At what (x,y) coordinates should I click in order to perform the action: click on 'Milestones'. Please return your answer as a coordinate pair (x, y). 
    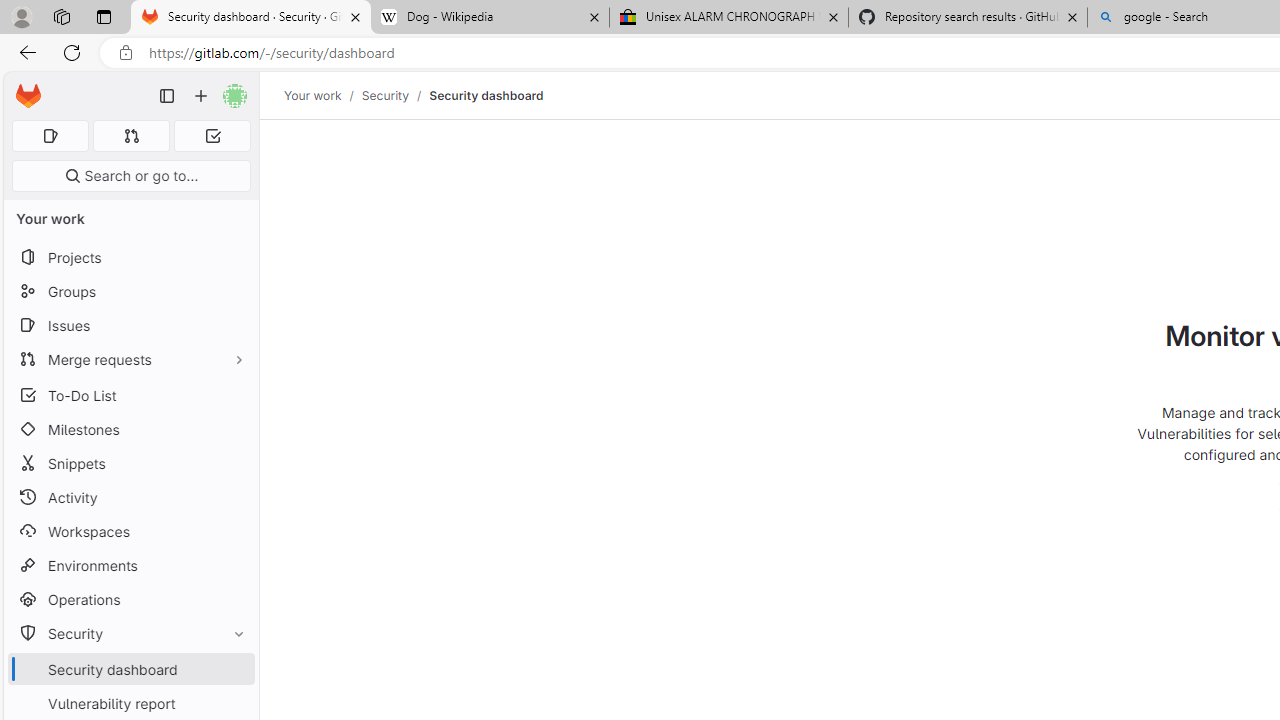
    Looking at the image, I should click on (130, 428).